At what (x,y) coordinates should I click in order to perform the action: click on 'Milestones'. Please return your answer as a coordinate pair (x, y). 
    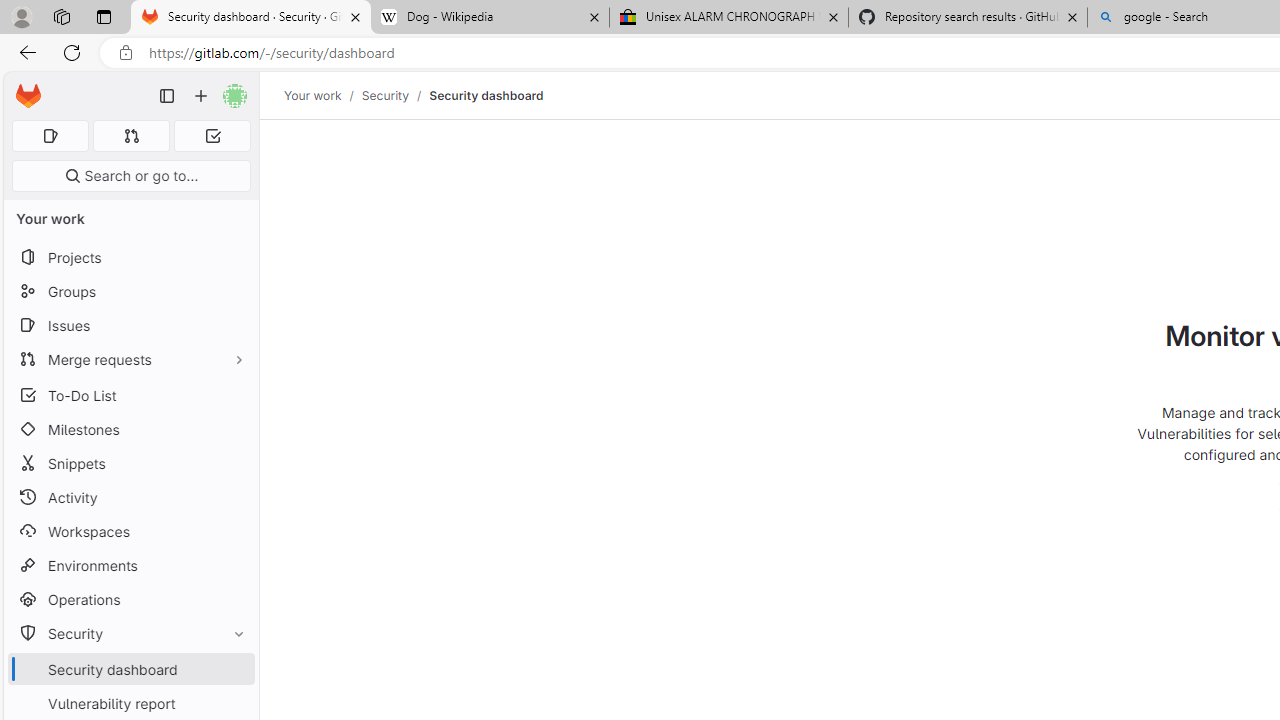
    Looking at the image, I should click on (130, 428).